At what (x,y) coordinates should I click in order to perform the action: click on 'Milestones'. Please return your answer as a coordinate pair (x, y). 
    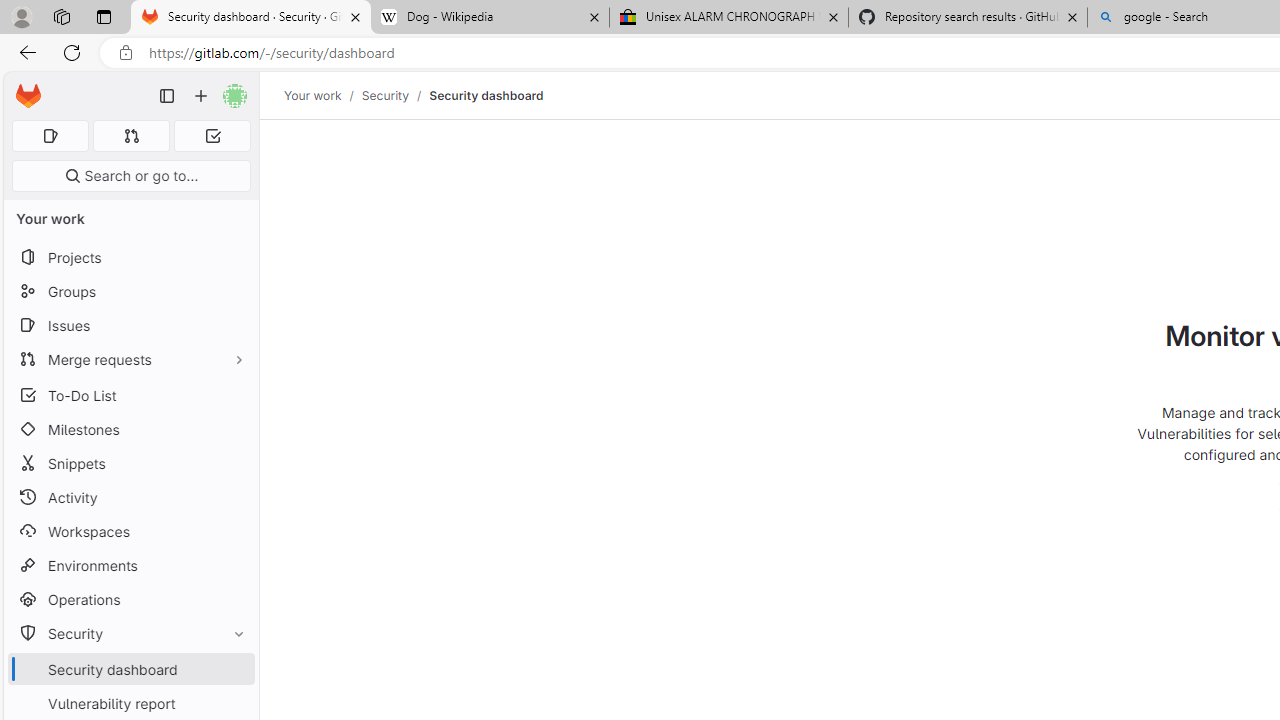
    Looking at the image, I should click on (130, 428).